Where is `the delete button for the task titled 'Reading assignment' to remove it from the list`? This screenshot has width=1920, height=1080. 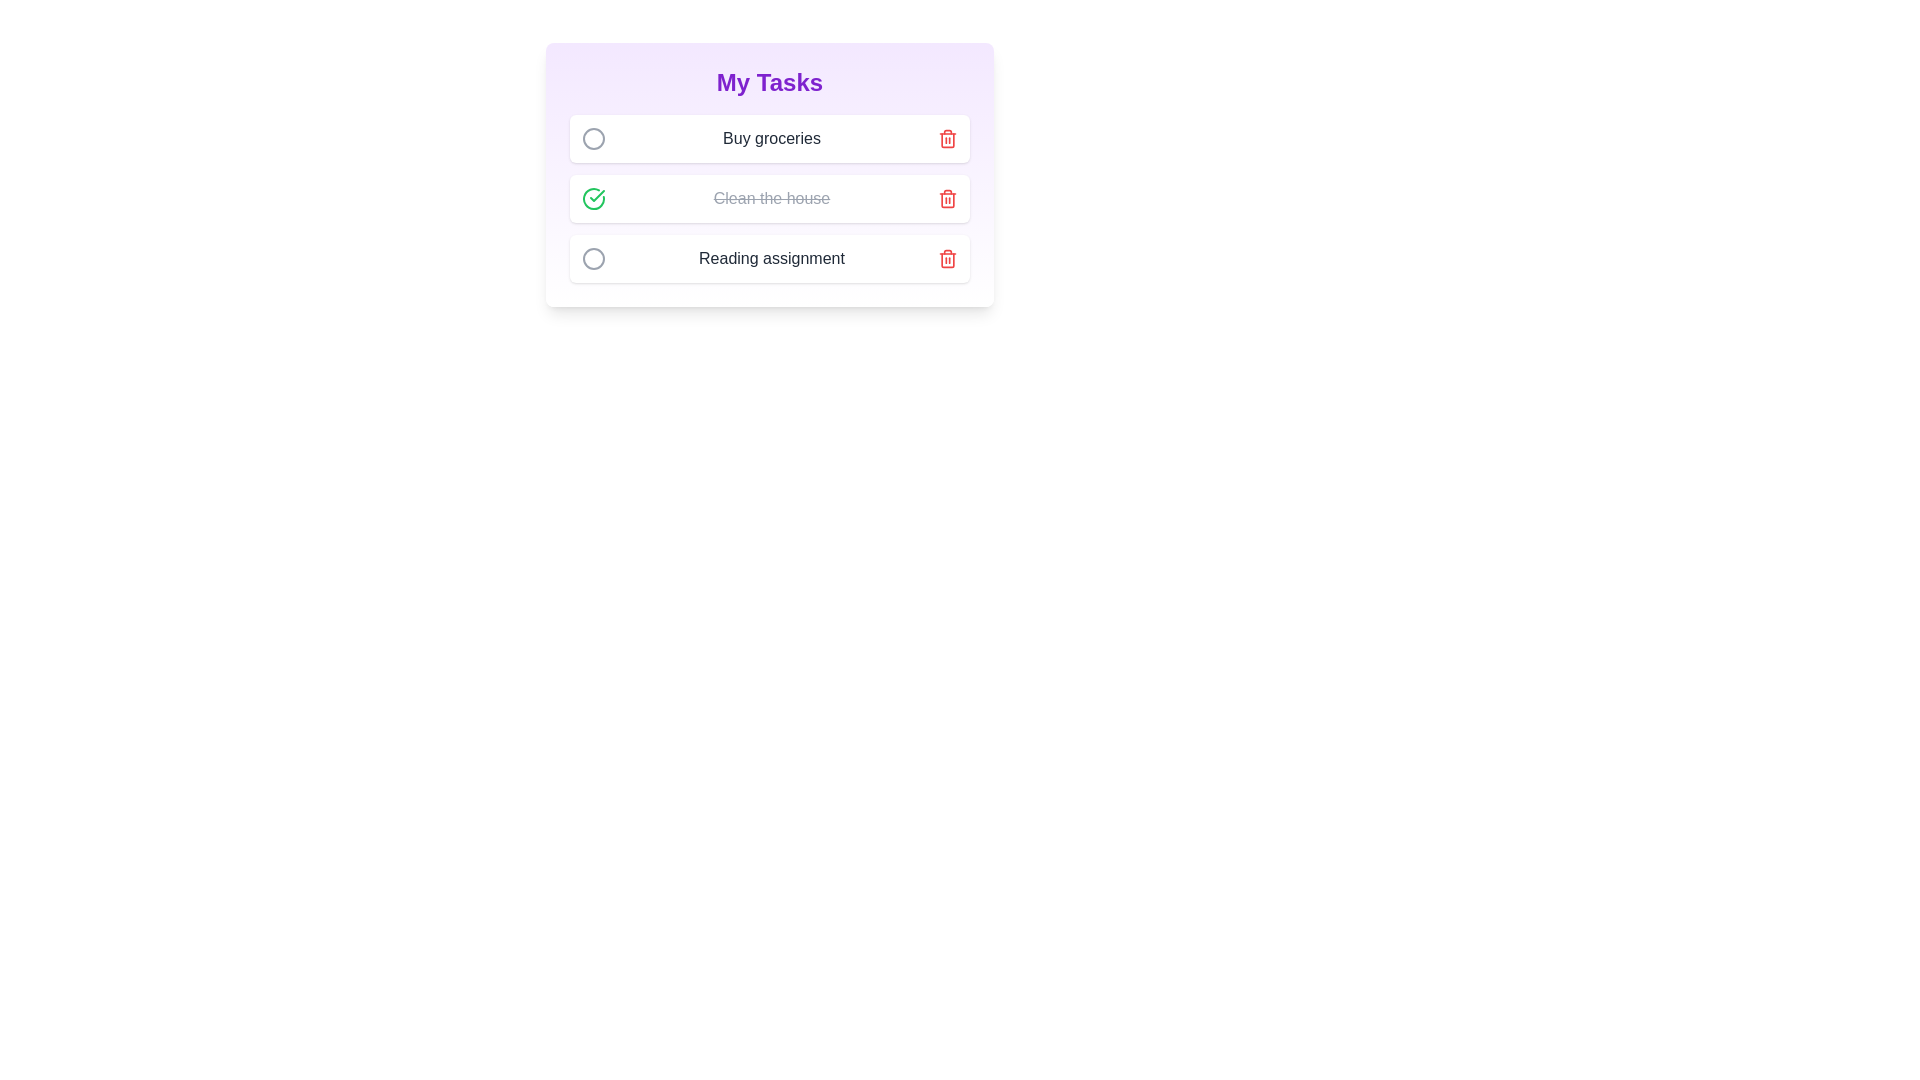 the delete button for the task titled 'Reading assignment' to remove it from the list is located at coordinates (947, 257).